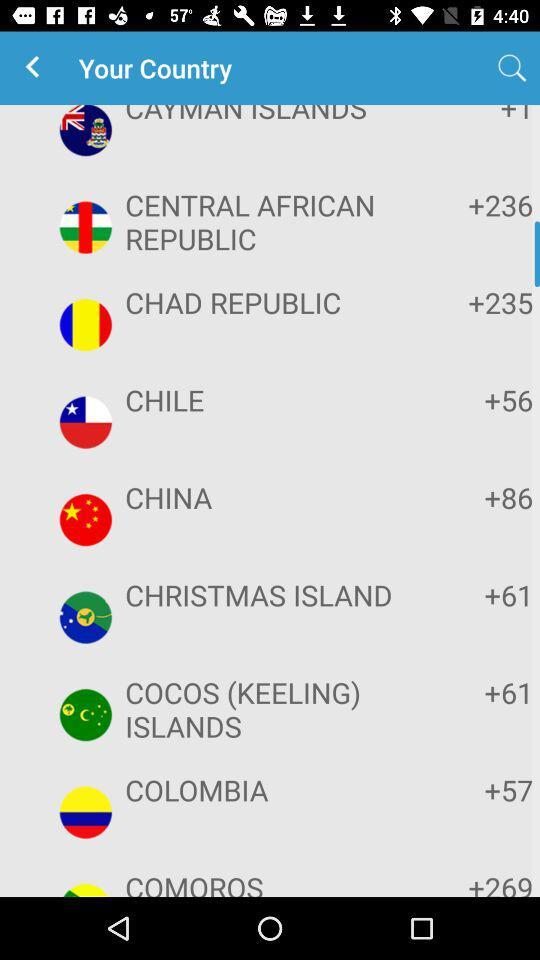 The width and height of the screenshot is (540, 960). I want to click on app next to cayman islands app, so click(471, 115).